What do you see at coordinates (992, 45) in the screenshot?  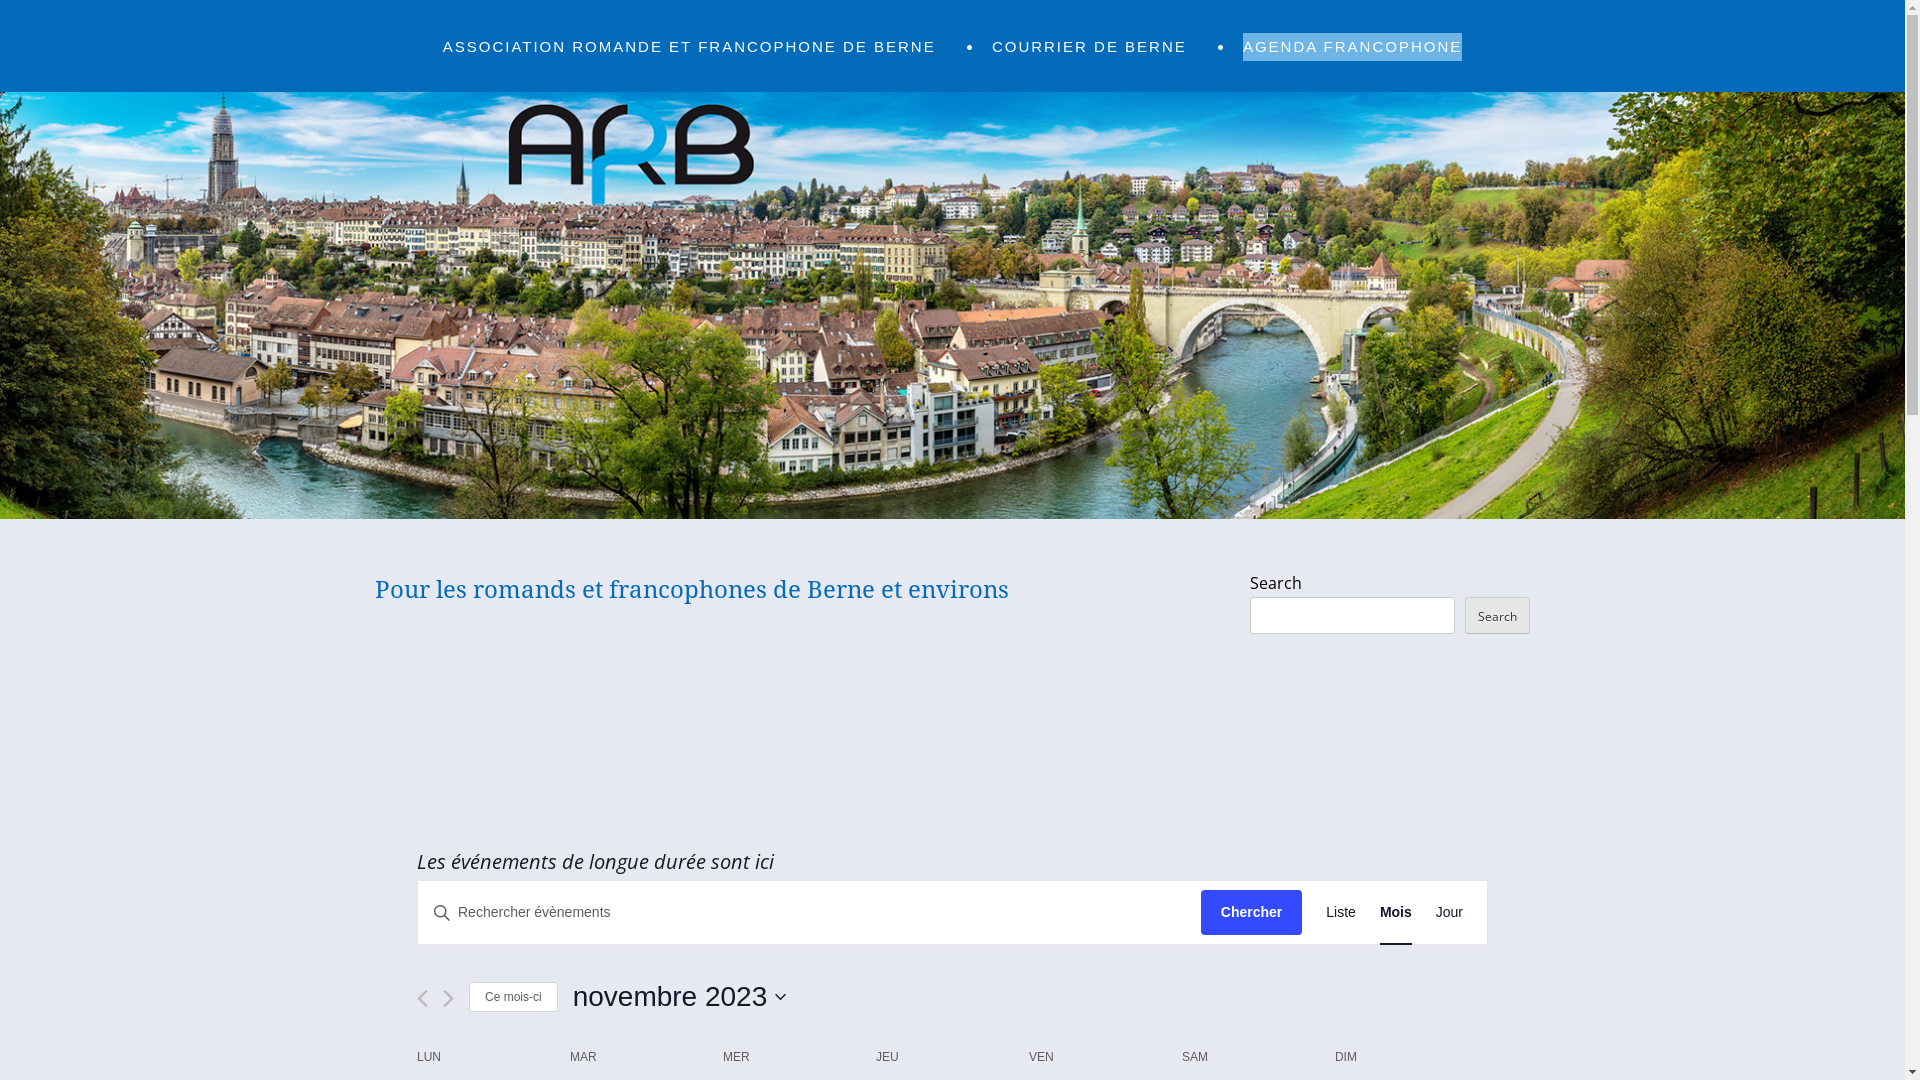 I see `'COURRIER DE BERNE'` at bounding box center [992, 45].